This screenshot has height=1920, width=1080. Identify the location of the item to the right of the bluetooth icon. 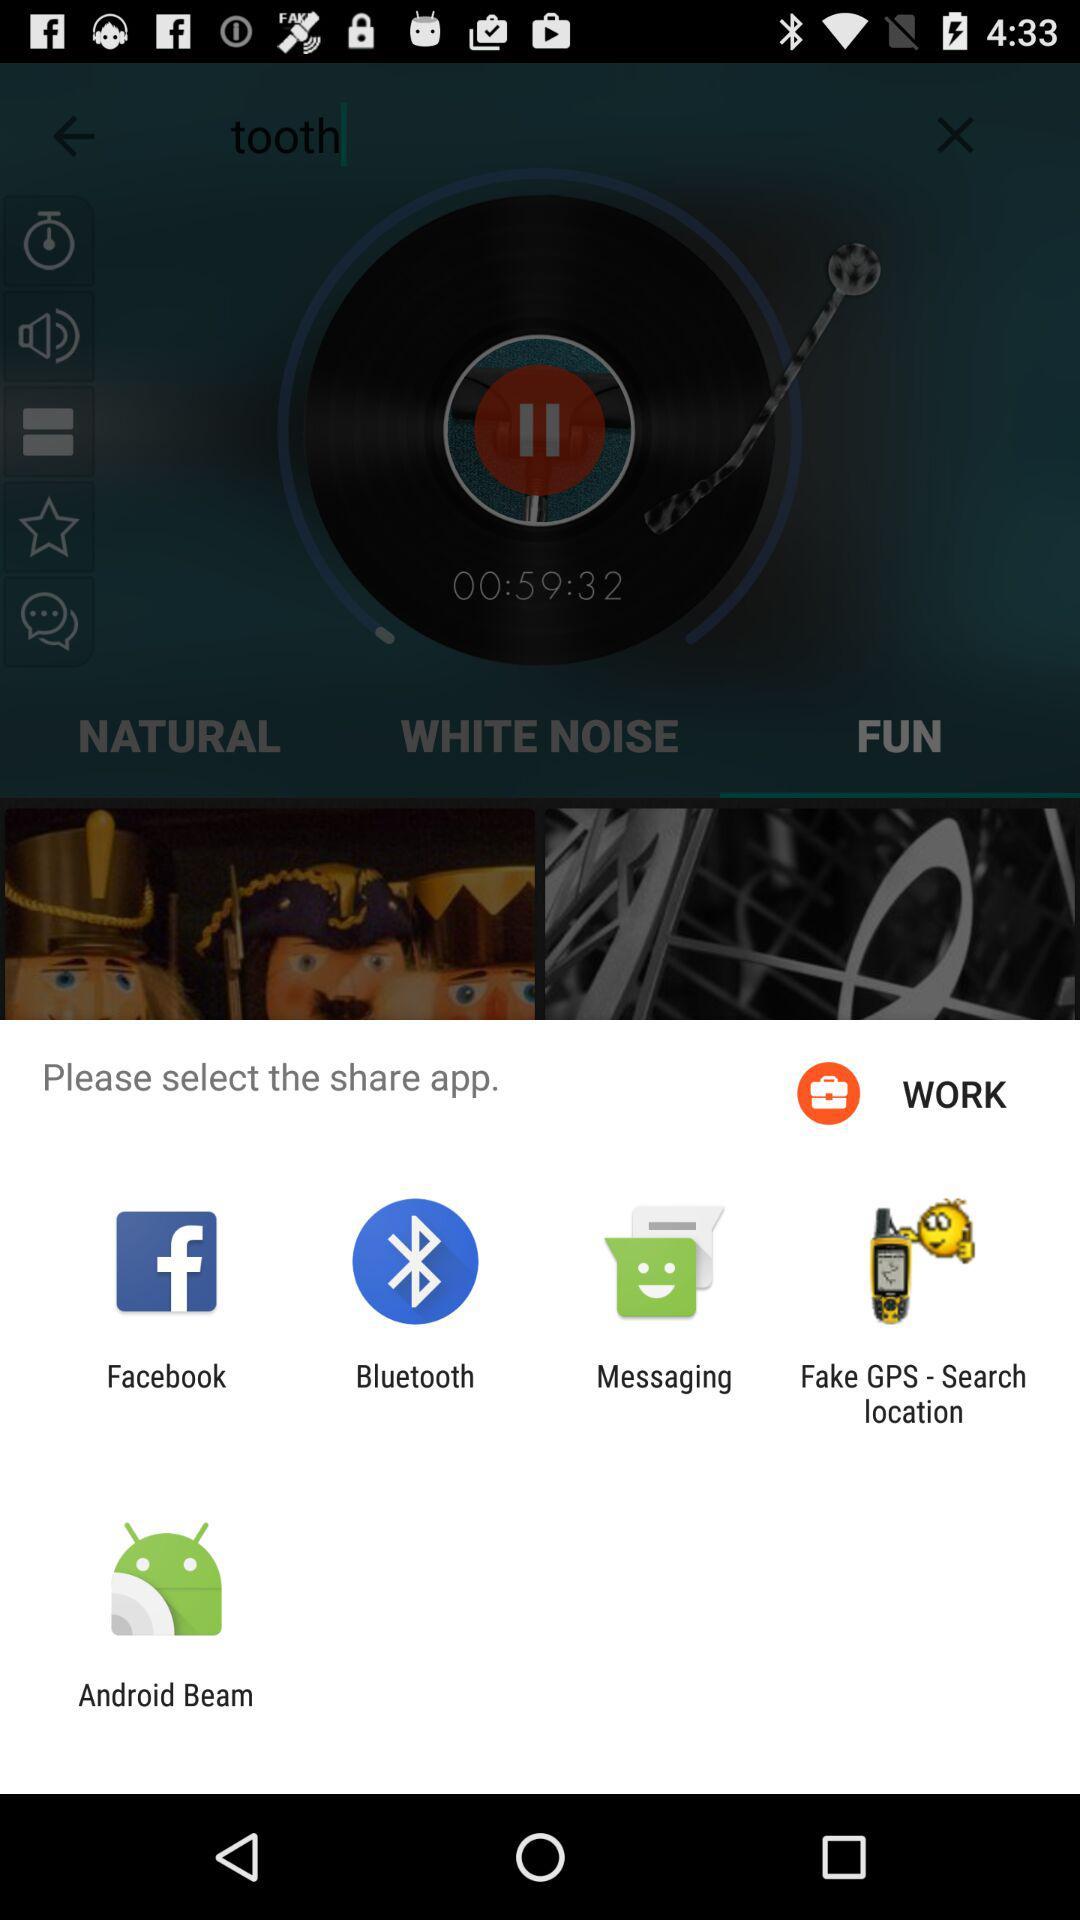
(664, 1392).